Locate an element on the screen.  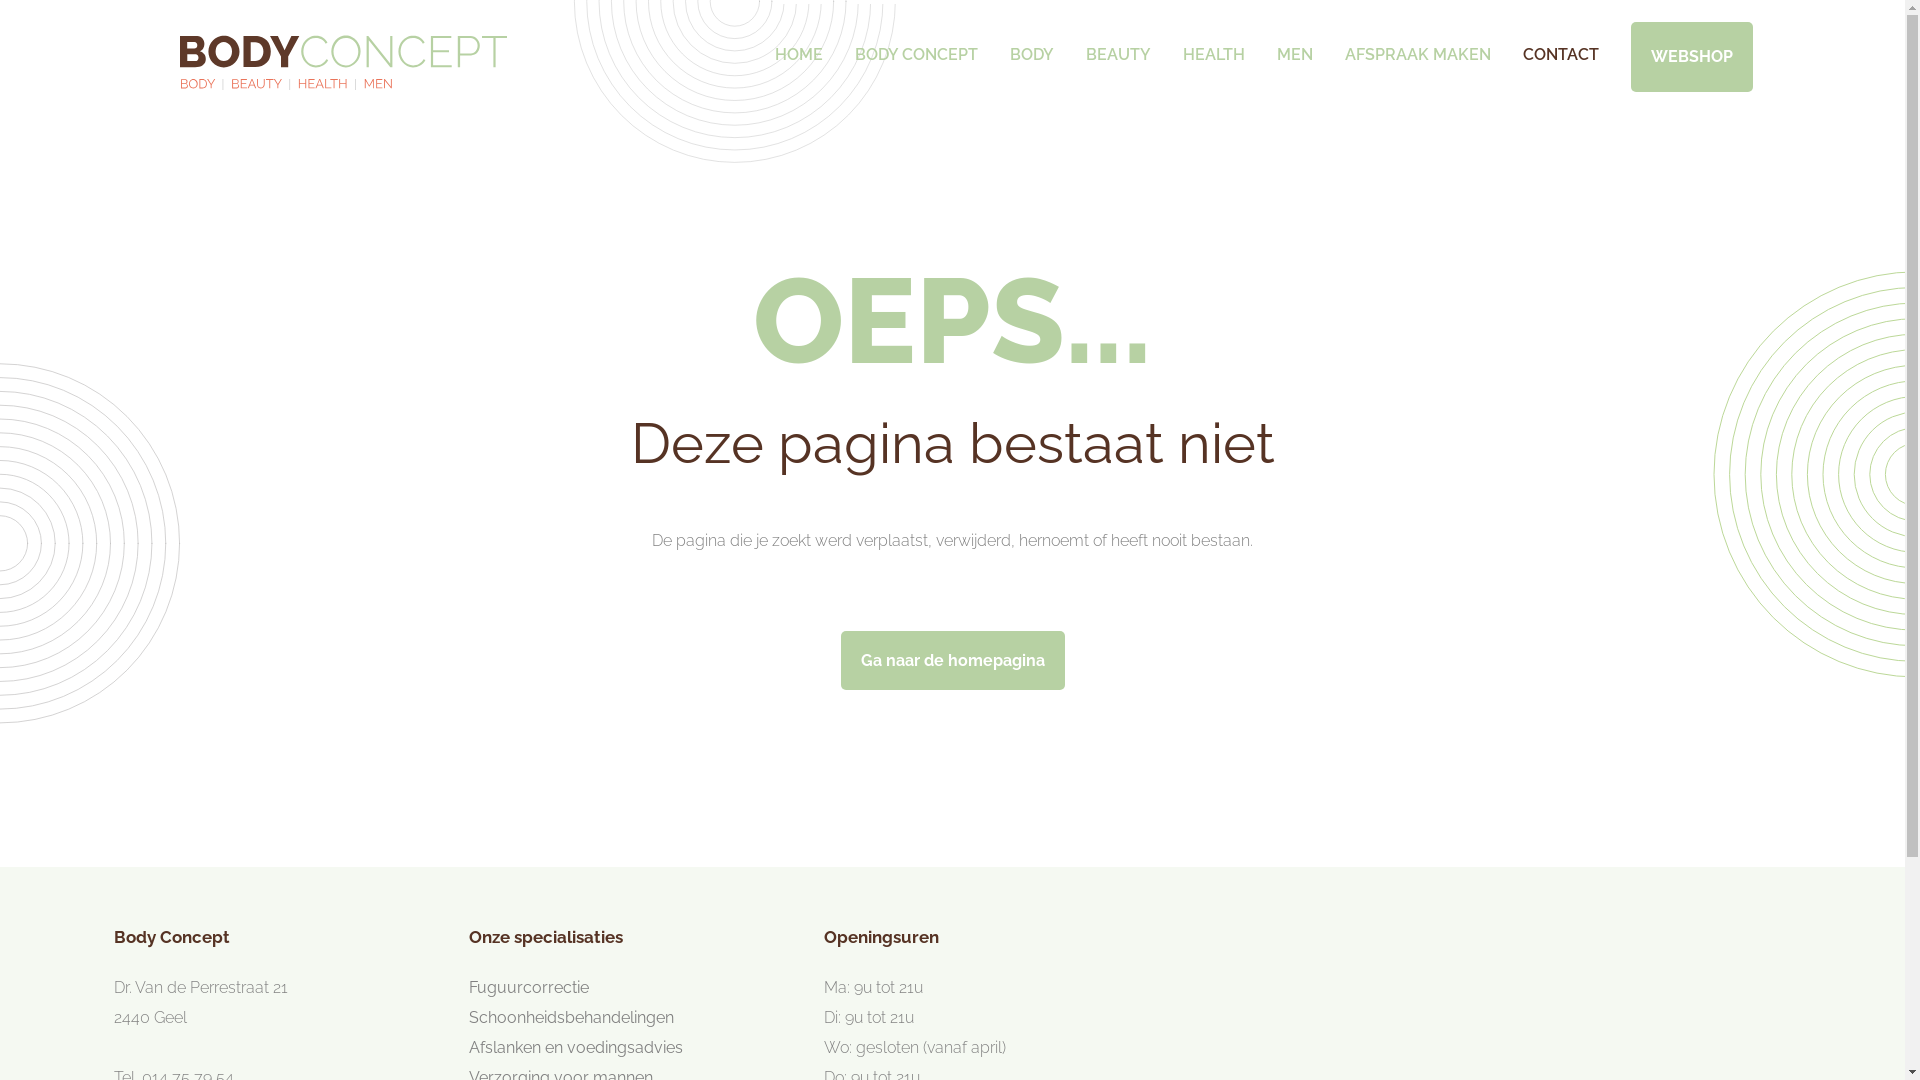
'Afslanken en voedingsadvies' is located at coordinates (575, 1046).